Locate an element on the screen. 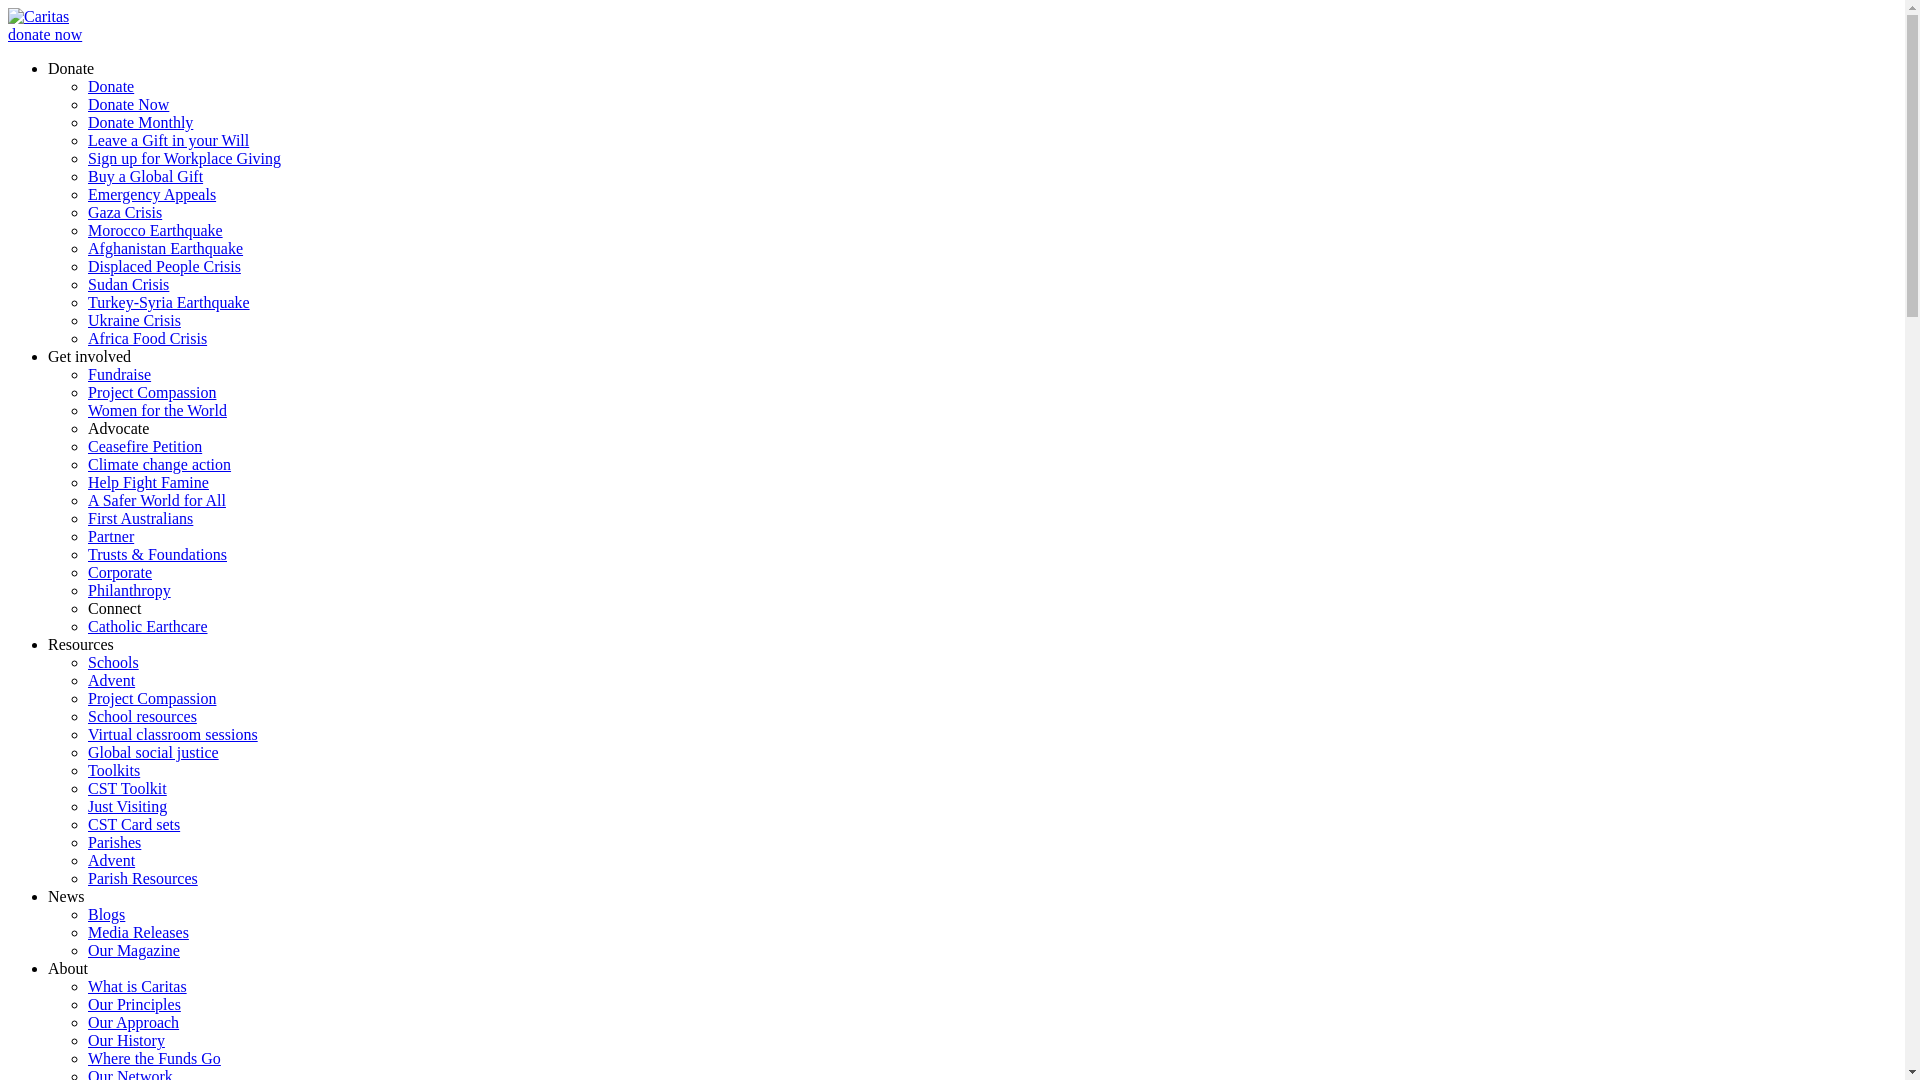  'Sign up for Workplace Giving' is located at coordinates (184, 157).